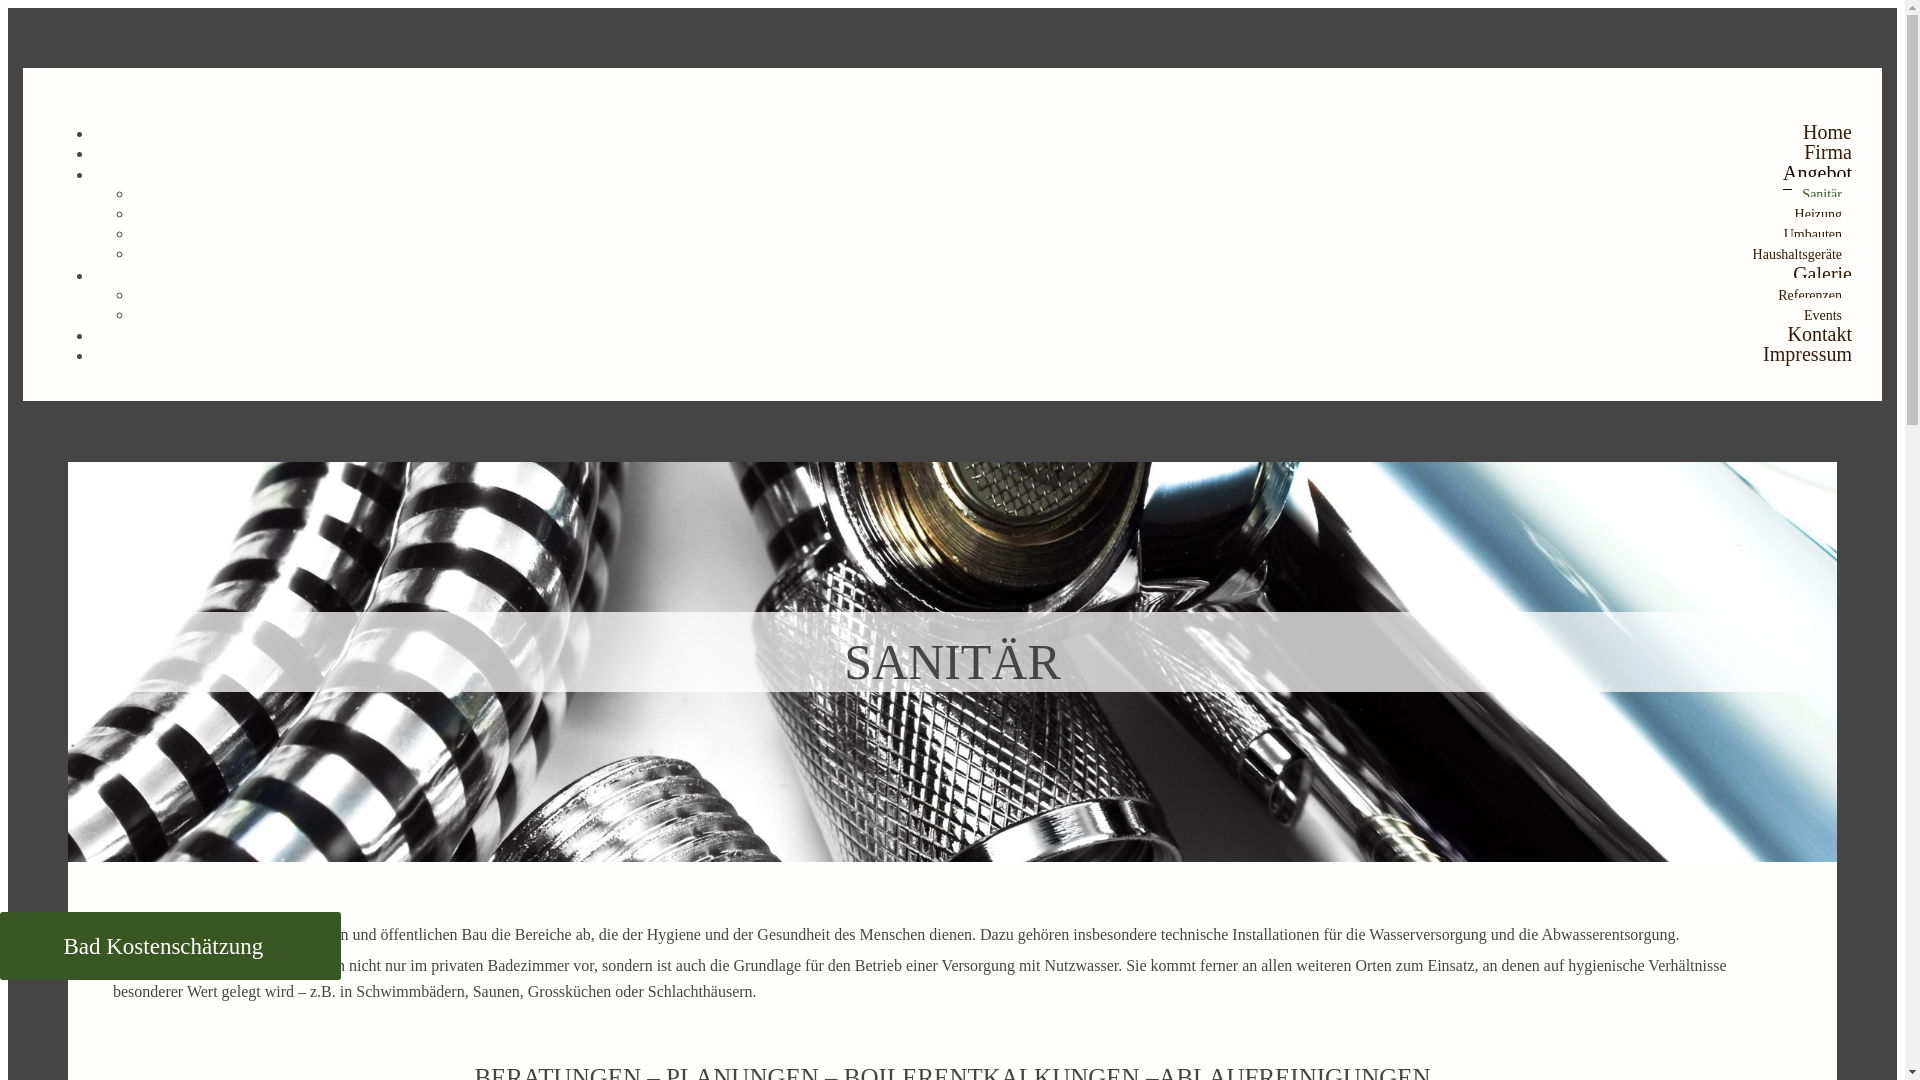  What do you see at coordinates (1818, 214) in the screenshot?
I see `'Heizung'` at bounding box center [1818, 214].